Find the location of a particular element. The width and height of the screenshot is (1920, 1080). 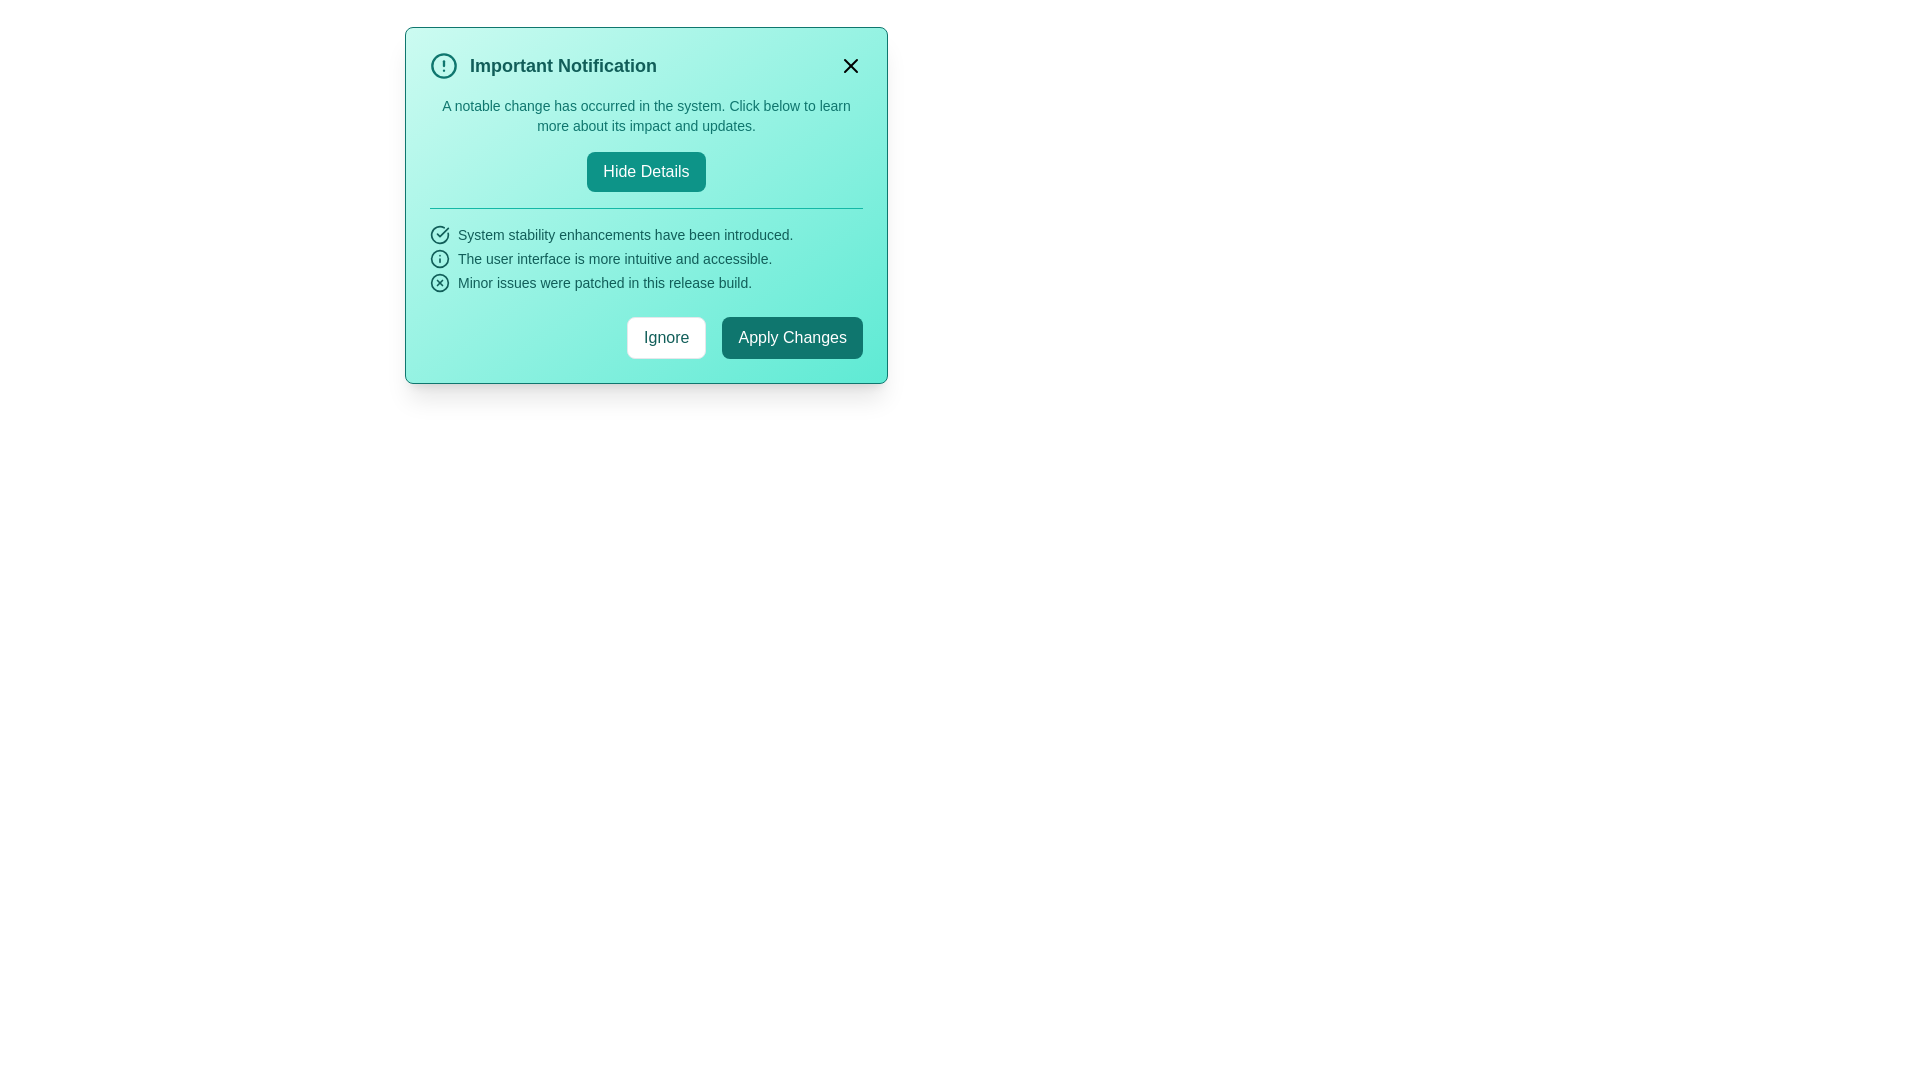

the icon located to the left of the text 'The user interface is more intuitive and accessible.' which serves as a visual indicator for associated messages is located at coordinates (439, 257).